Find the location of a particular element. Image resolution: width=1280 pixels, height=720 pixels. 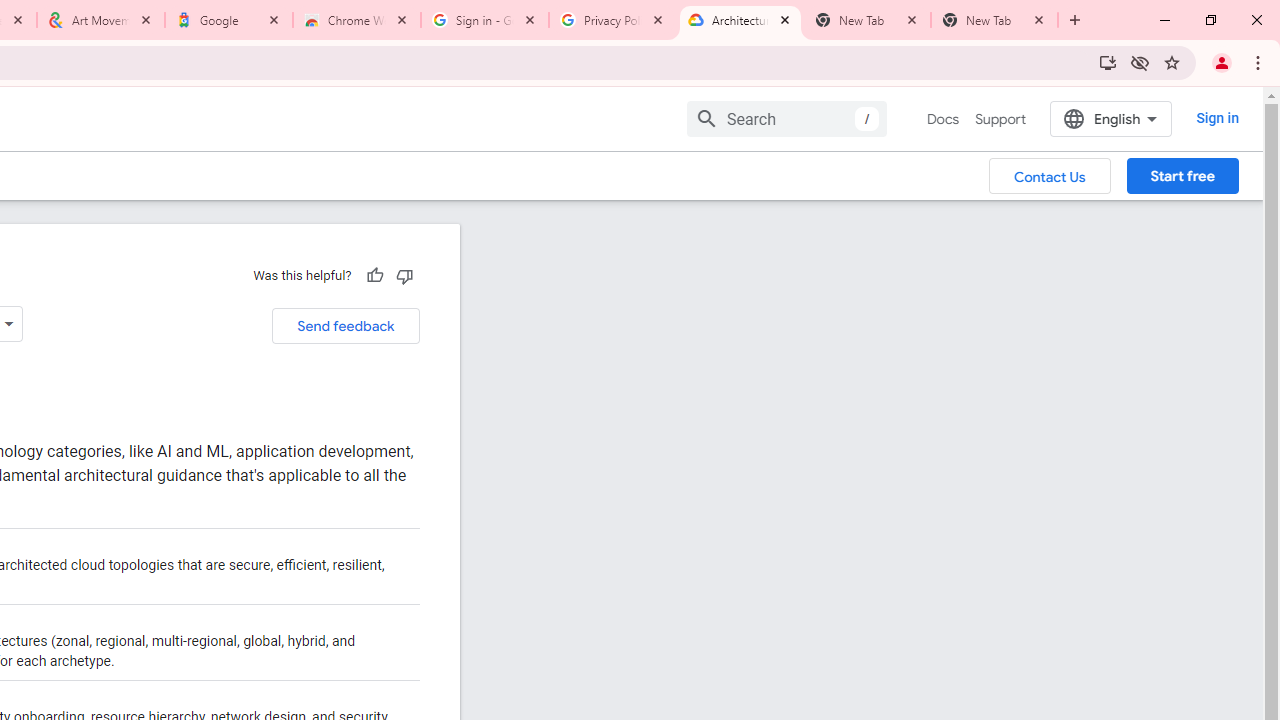

'Sign in - Google Accounts' is located at coordinates (485, 20).